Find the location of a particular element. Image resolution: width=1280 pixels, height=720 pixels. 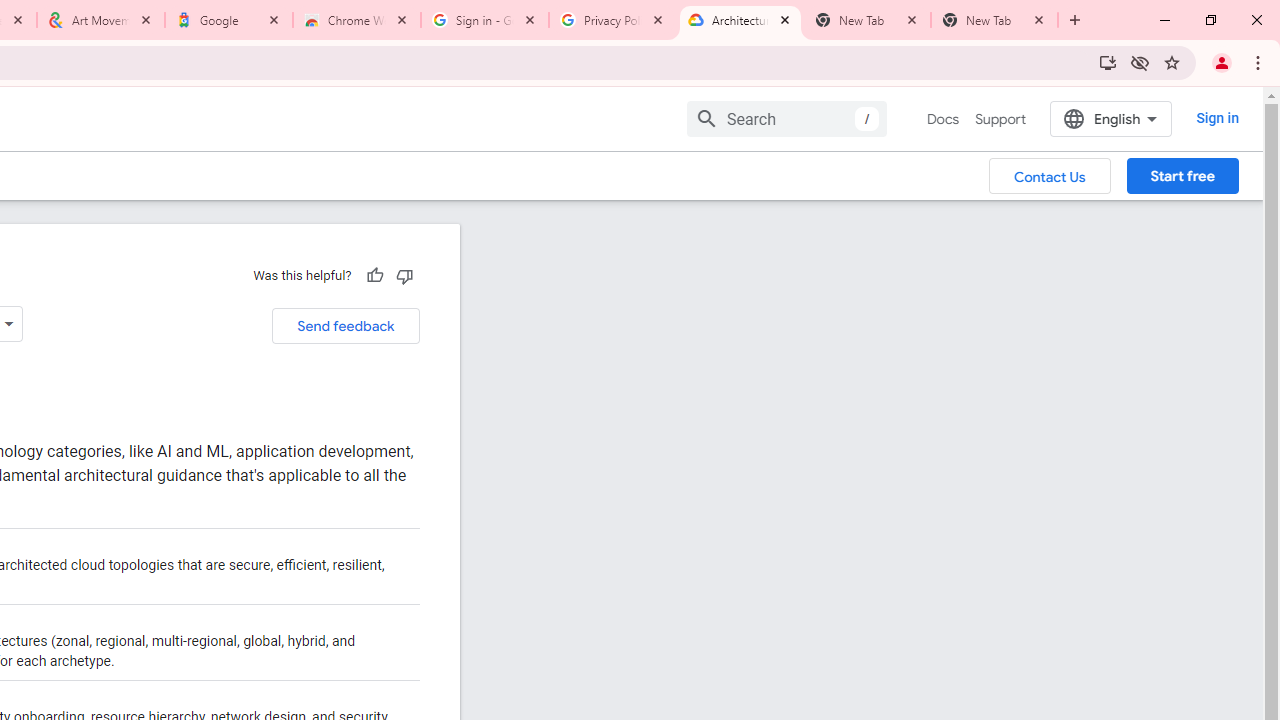

'Sign in - Google Accounts' is located at coordinates (485, 20).